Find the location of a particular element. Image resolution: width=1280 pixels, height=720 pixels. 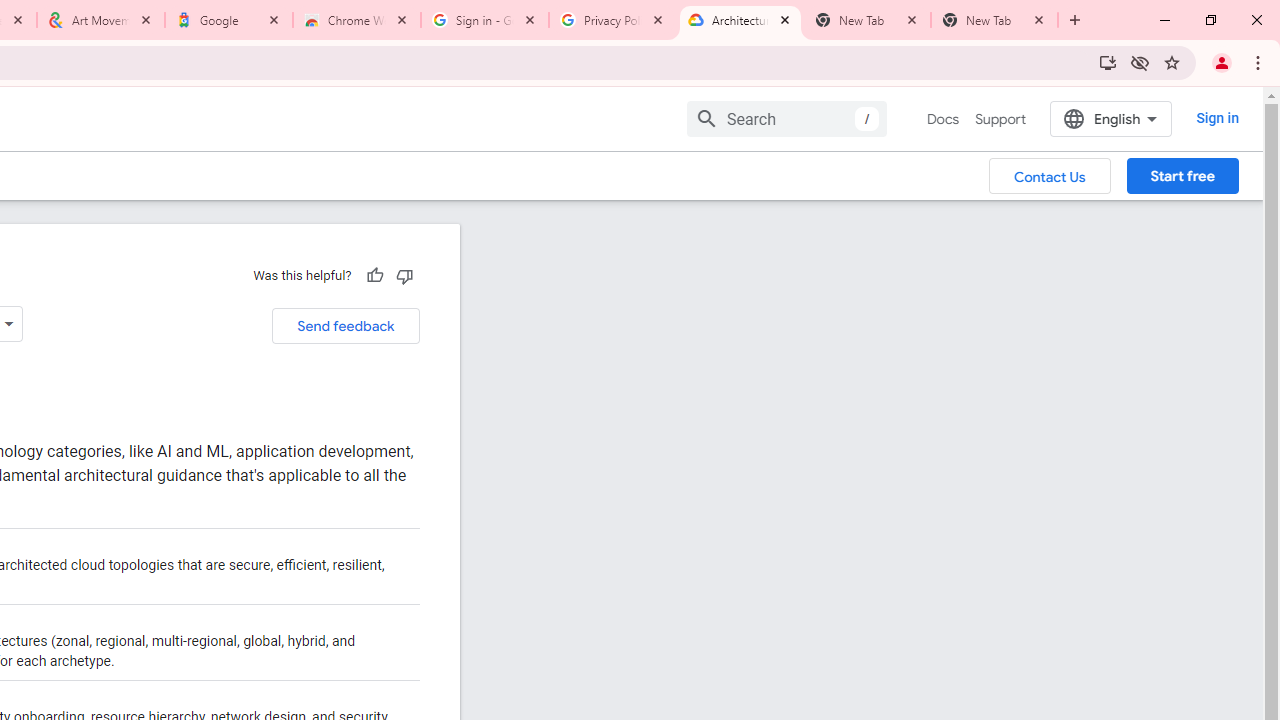

'Sign in - Google Accounts' is located at coordinates (485, 20).